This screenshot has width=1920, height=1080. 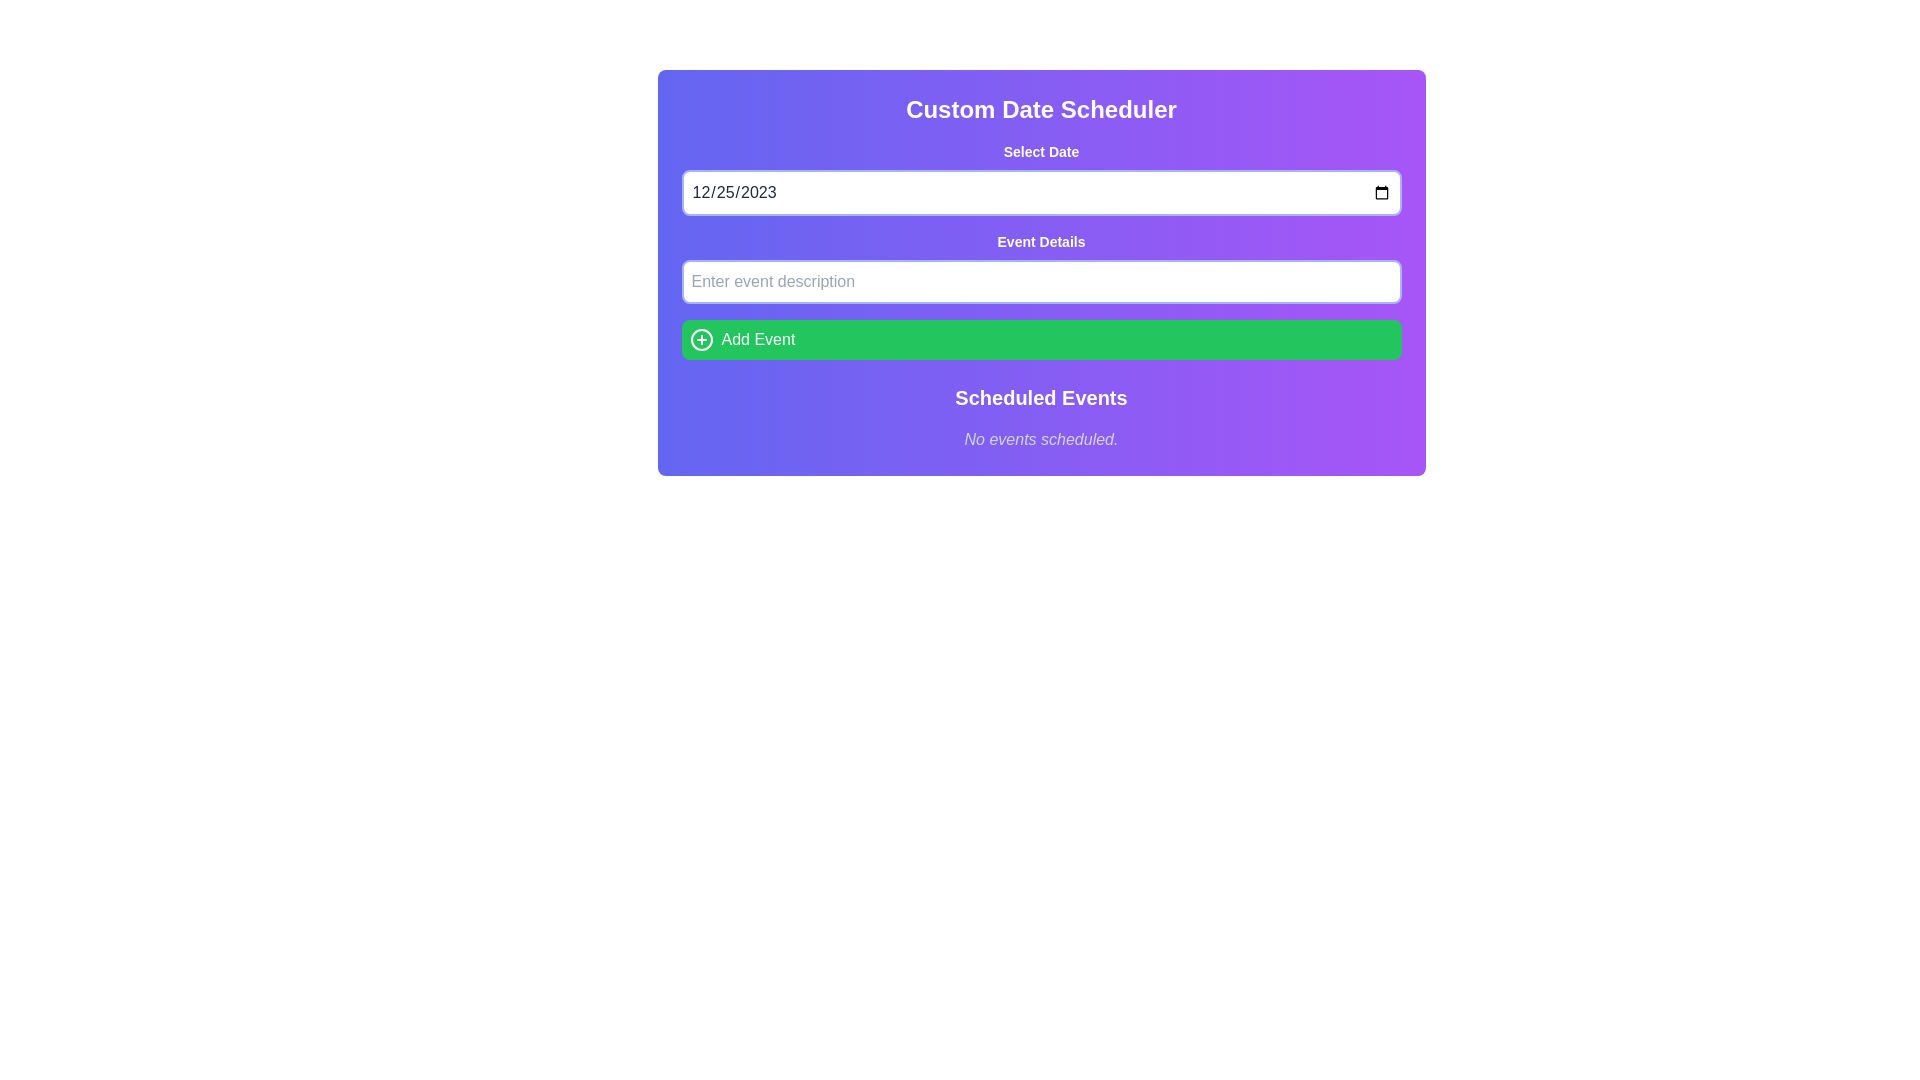 I want to click on the circular graphical element that complements the 'Add Event' icon located to the left of the button text, so click(x=701, y=338).